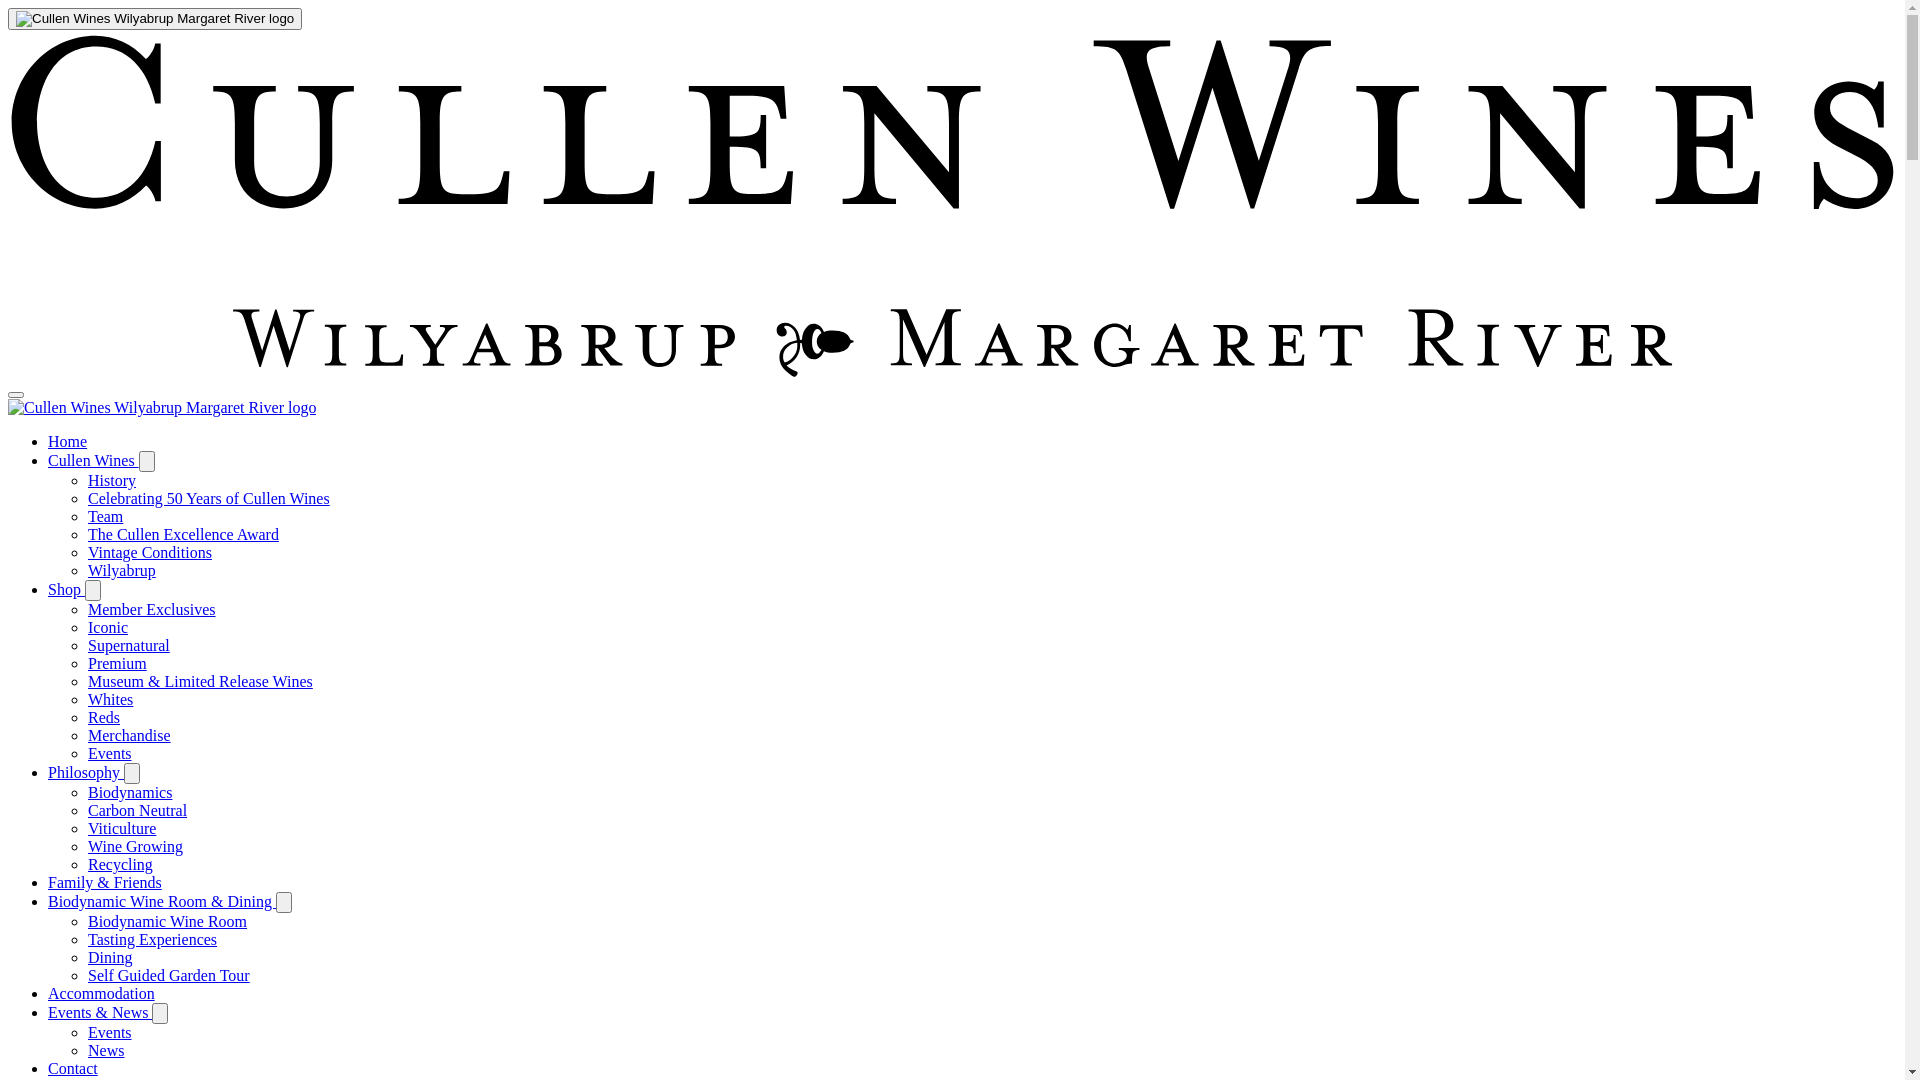  Describe the element at coordinates (109, 698) in the screenshot. I see `'Whites'` at that location.